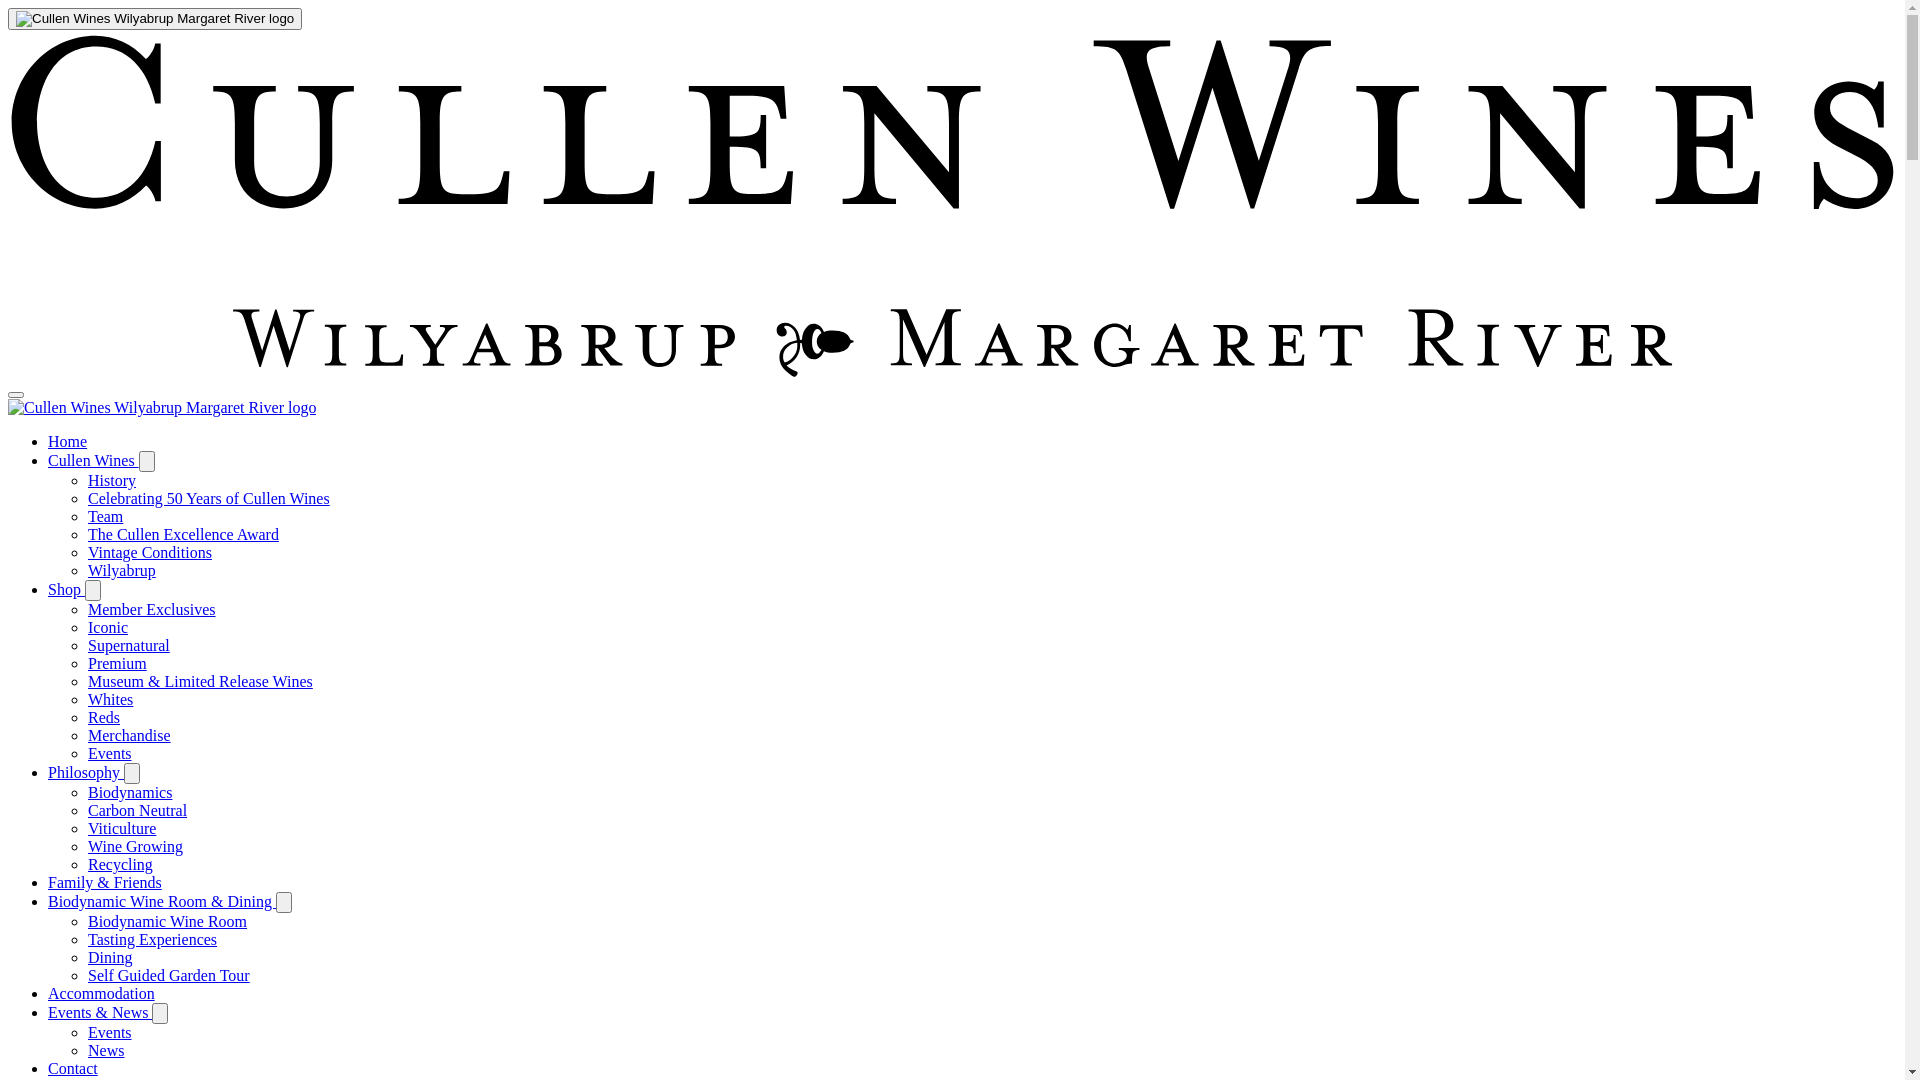  Describe the element at coordinates (109, 698) in the screenshot. I see `'Whites'` at that location.